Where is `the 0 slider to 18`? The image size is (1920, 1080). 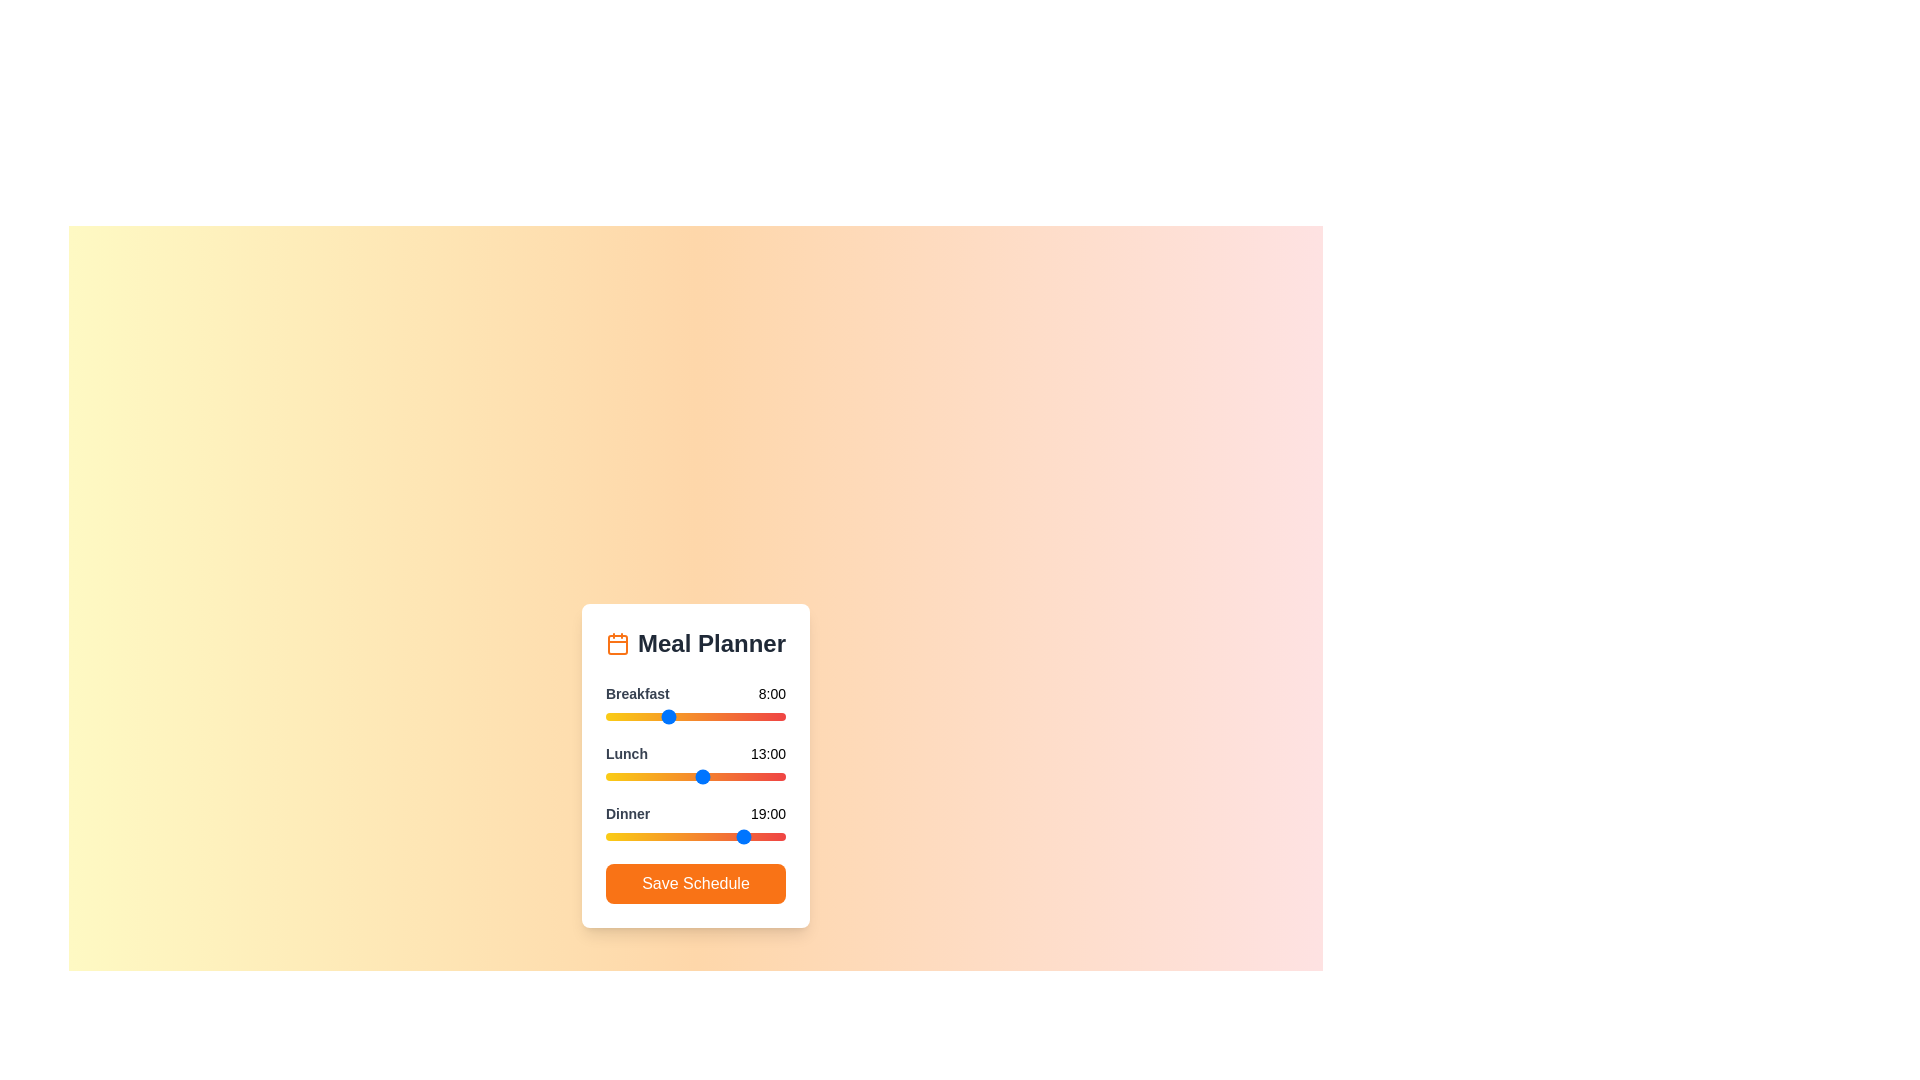 the 0 slider to 18 is located at coordinates (739, 716).